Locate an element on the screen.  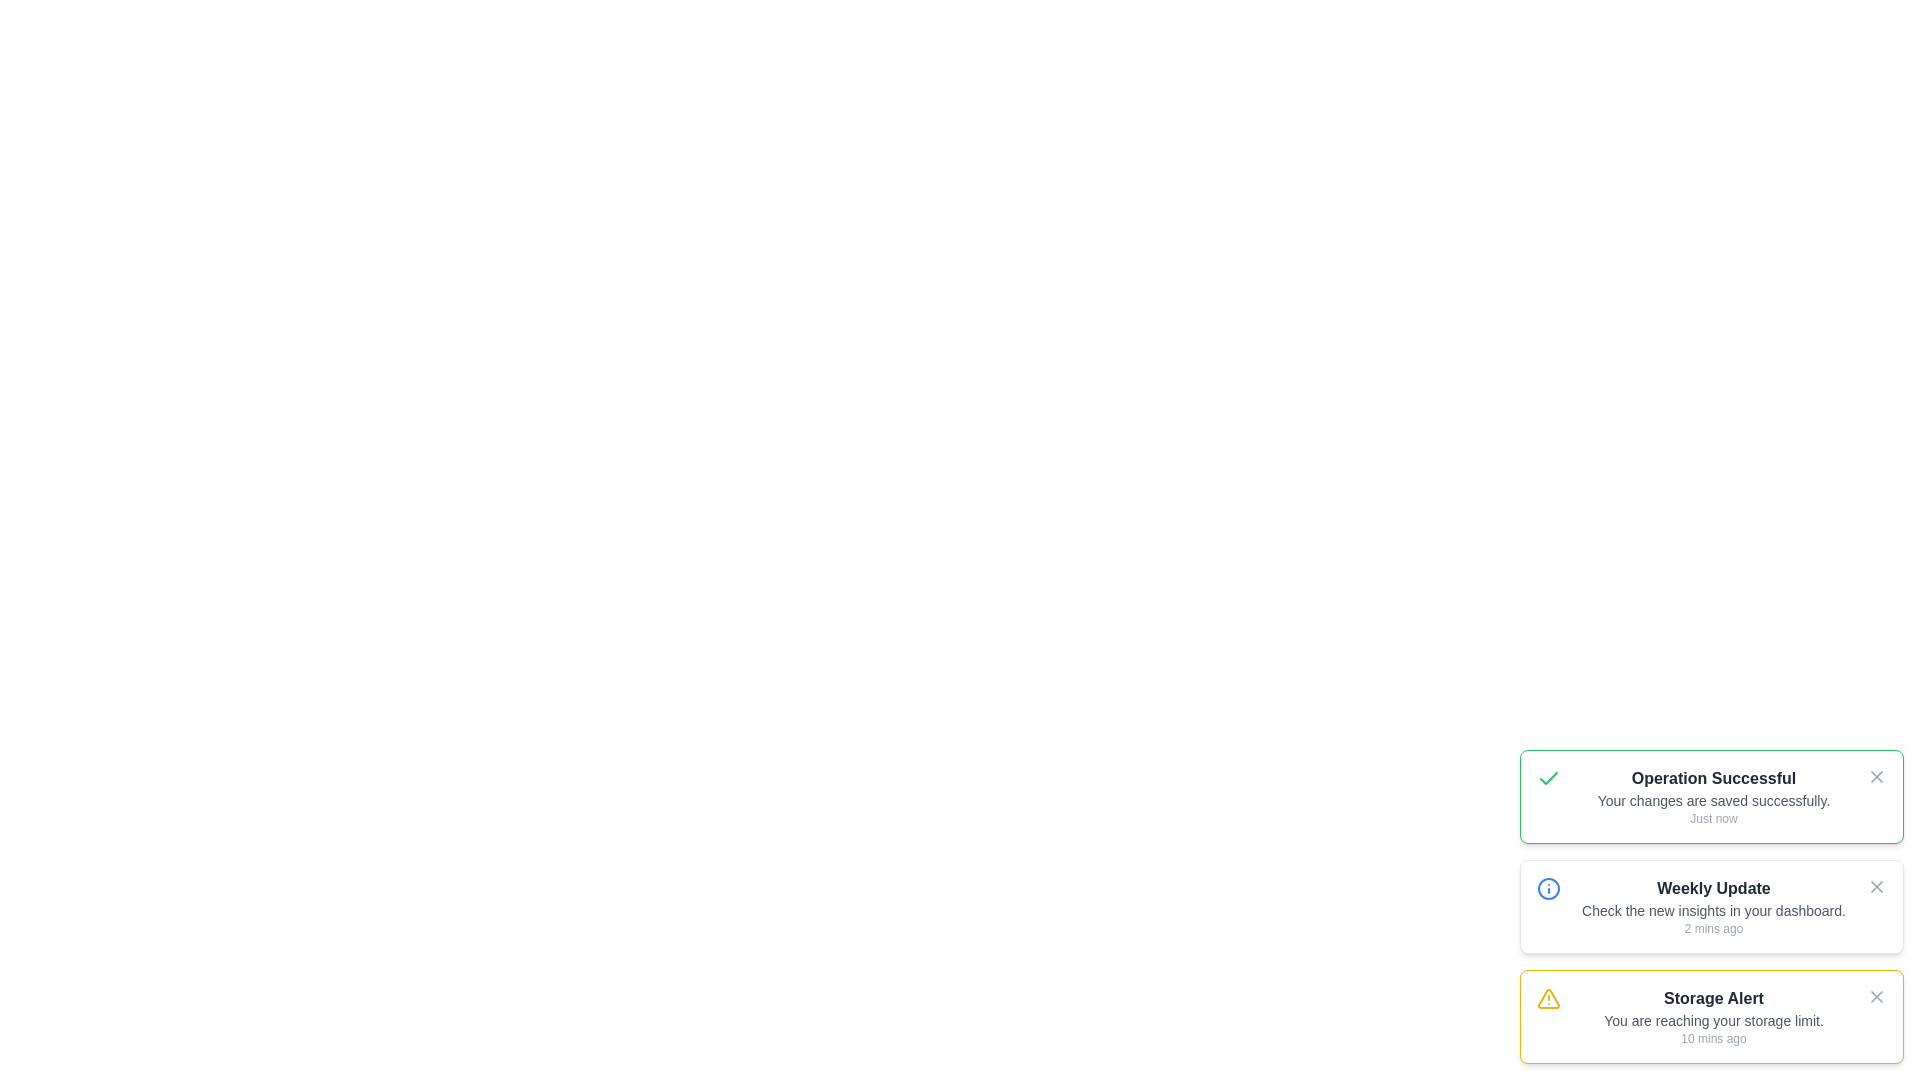
the instructional text label that provides details about the new update in the dashboard, located within the notification box below the 'Weekly Update' header is located at coordinates (1712, 910).